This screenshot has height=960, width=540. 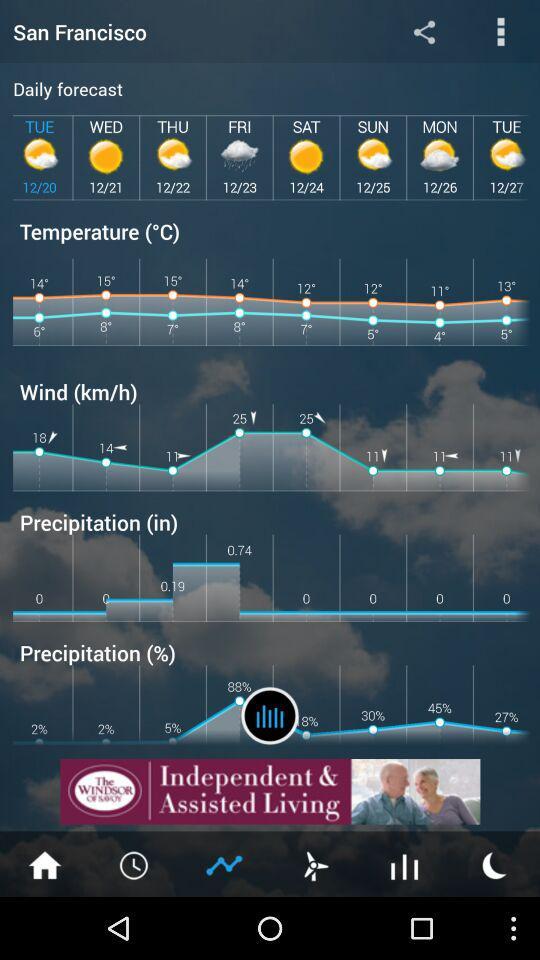 What do you see at coordinates (314, 863) in the screenshot?
I see `wind icon` at bounding box center [314, 863].